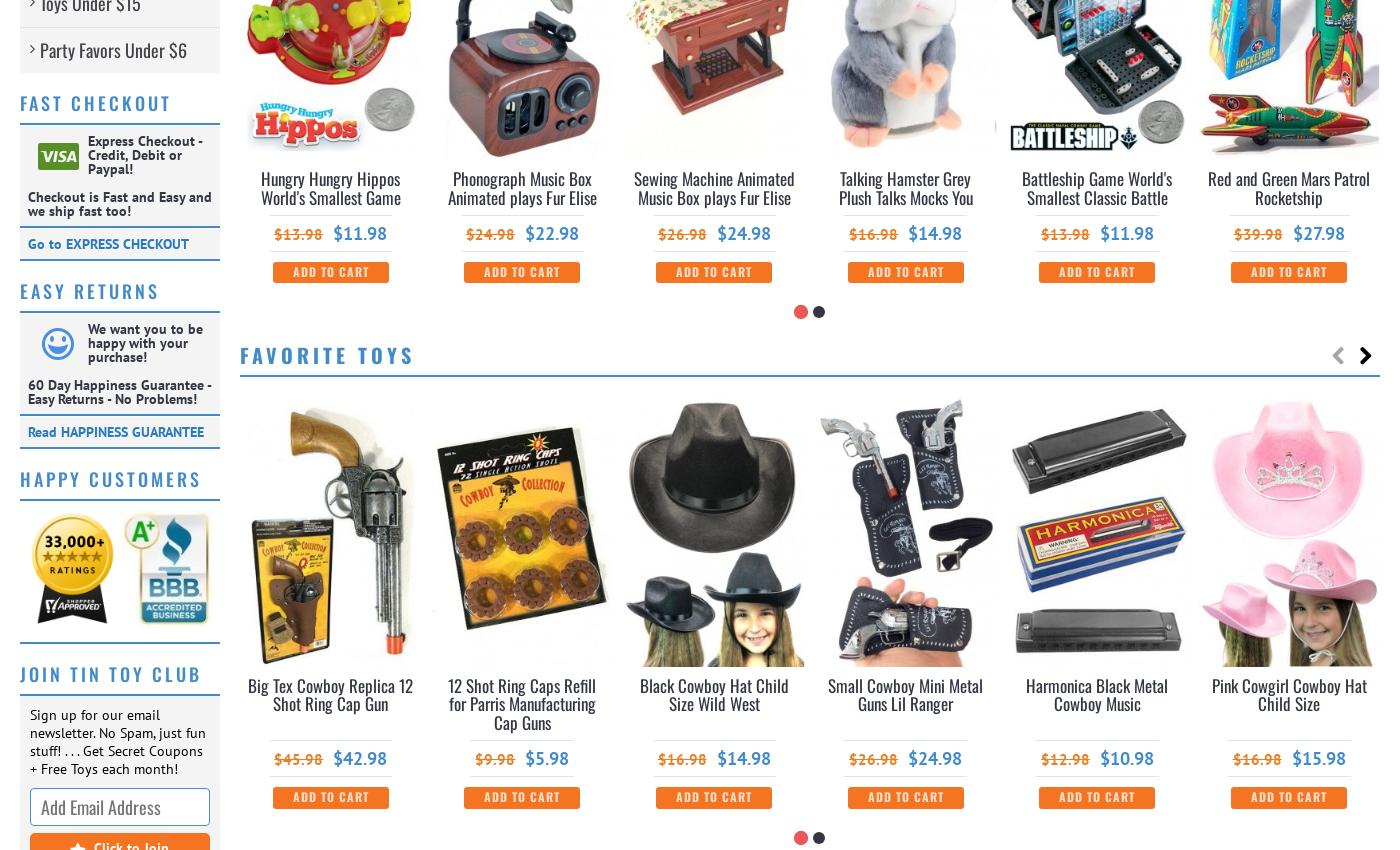  What do you see at coordinates (551, 232) in the screenshot?
I see `'$22.98'` at bounding box center [551, 232].